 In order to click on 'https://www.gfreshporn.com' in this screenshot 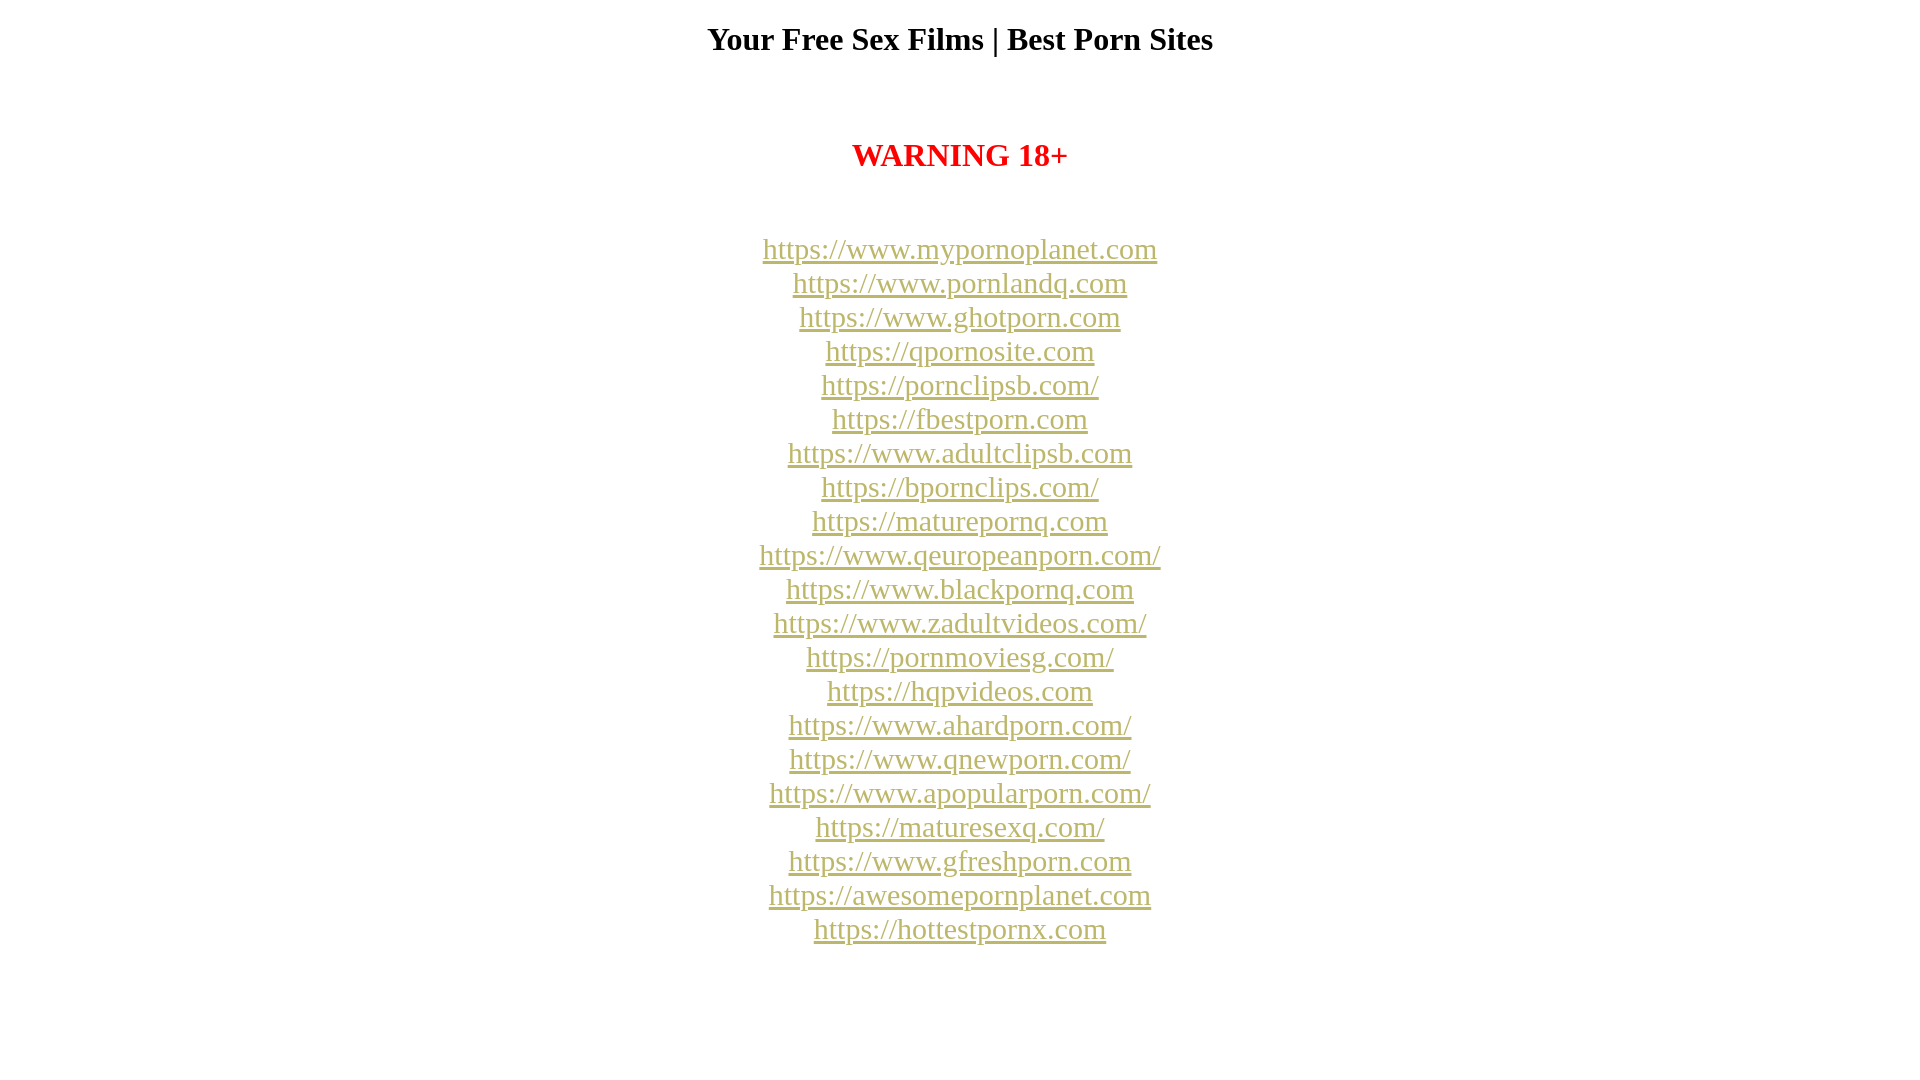, I will do `click(958, 859)`.